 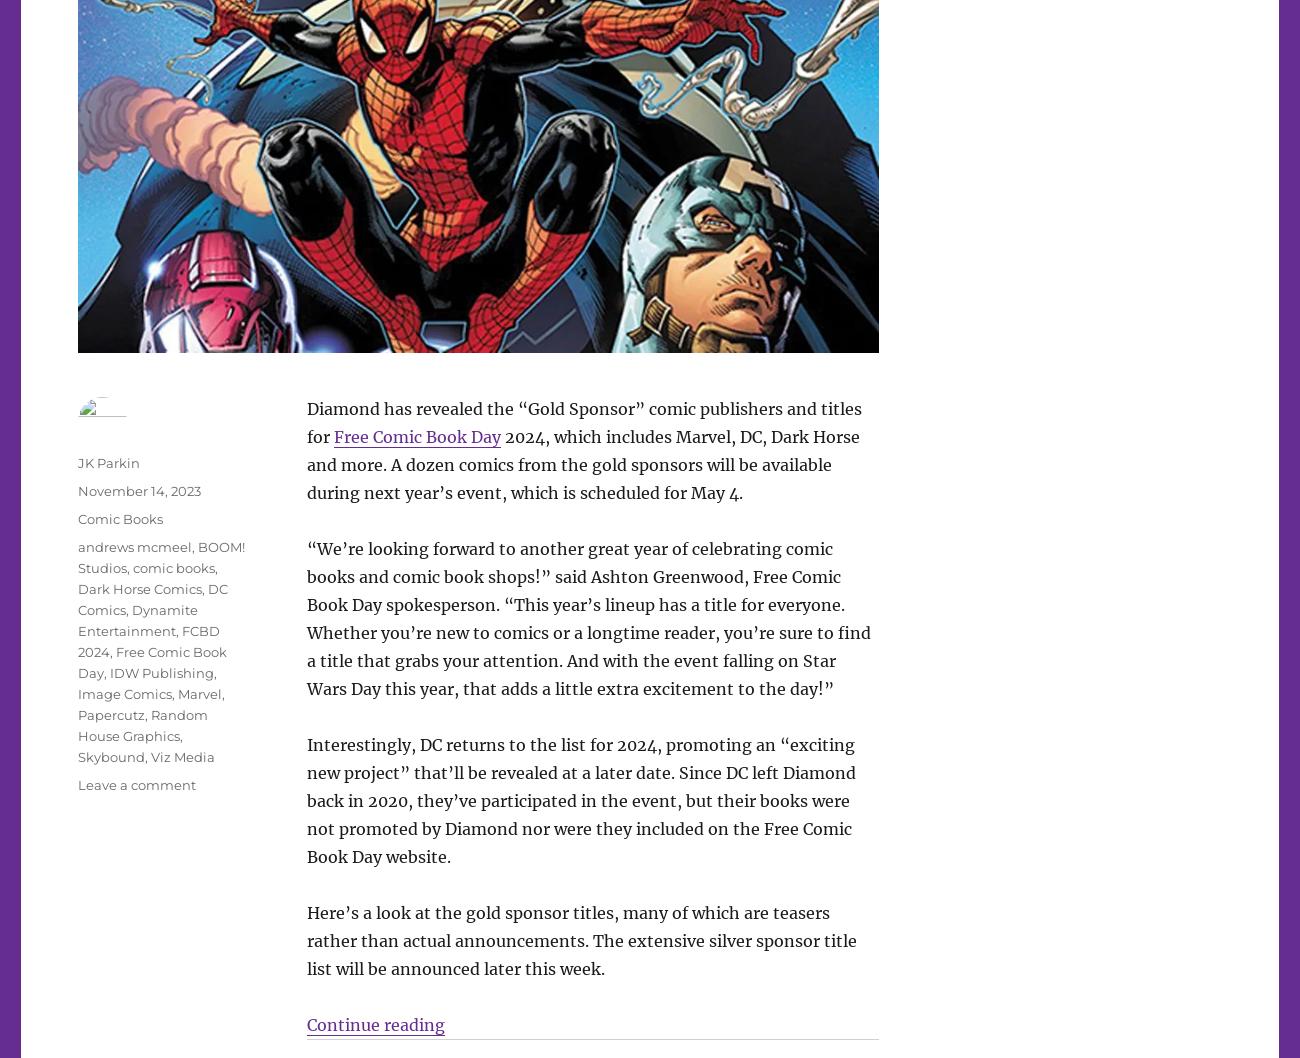 I want to click on 'Continue reading', so click(x=306, y=1023).